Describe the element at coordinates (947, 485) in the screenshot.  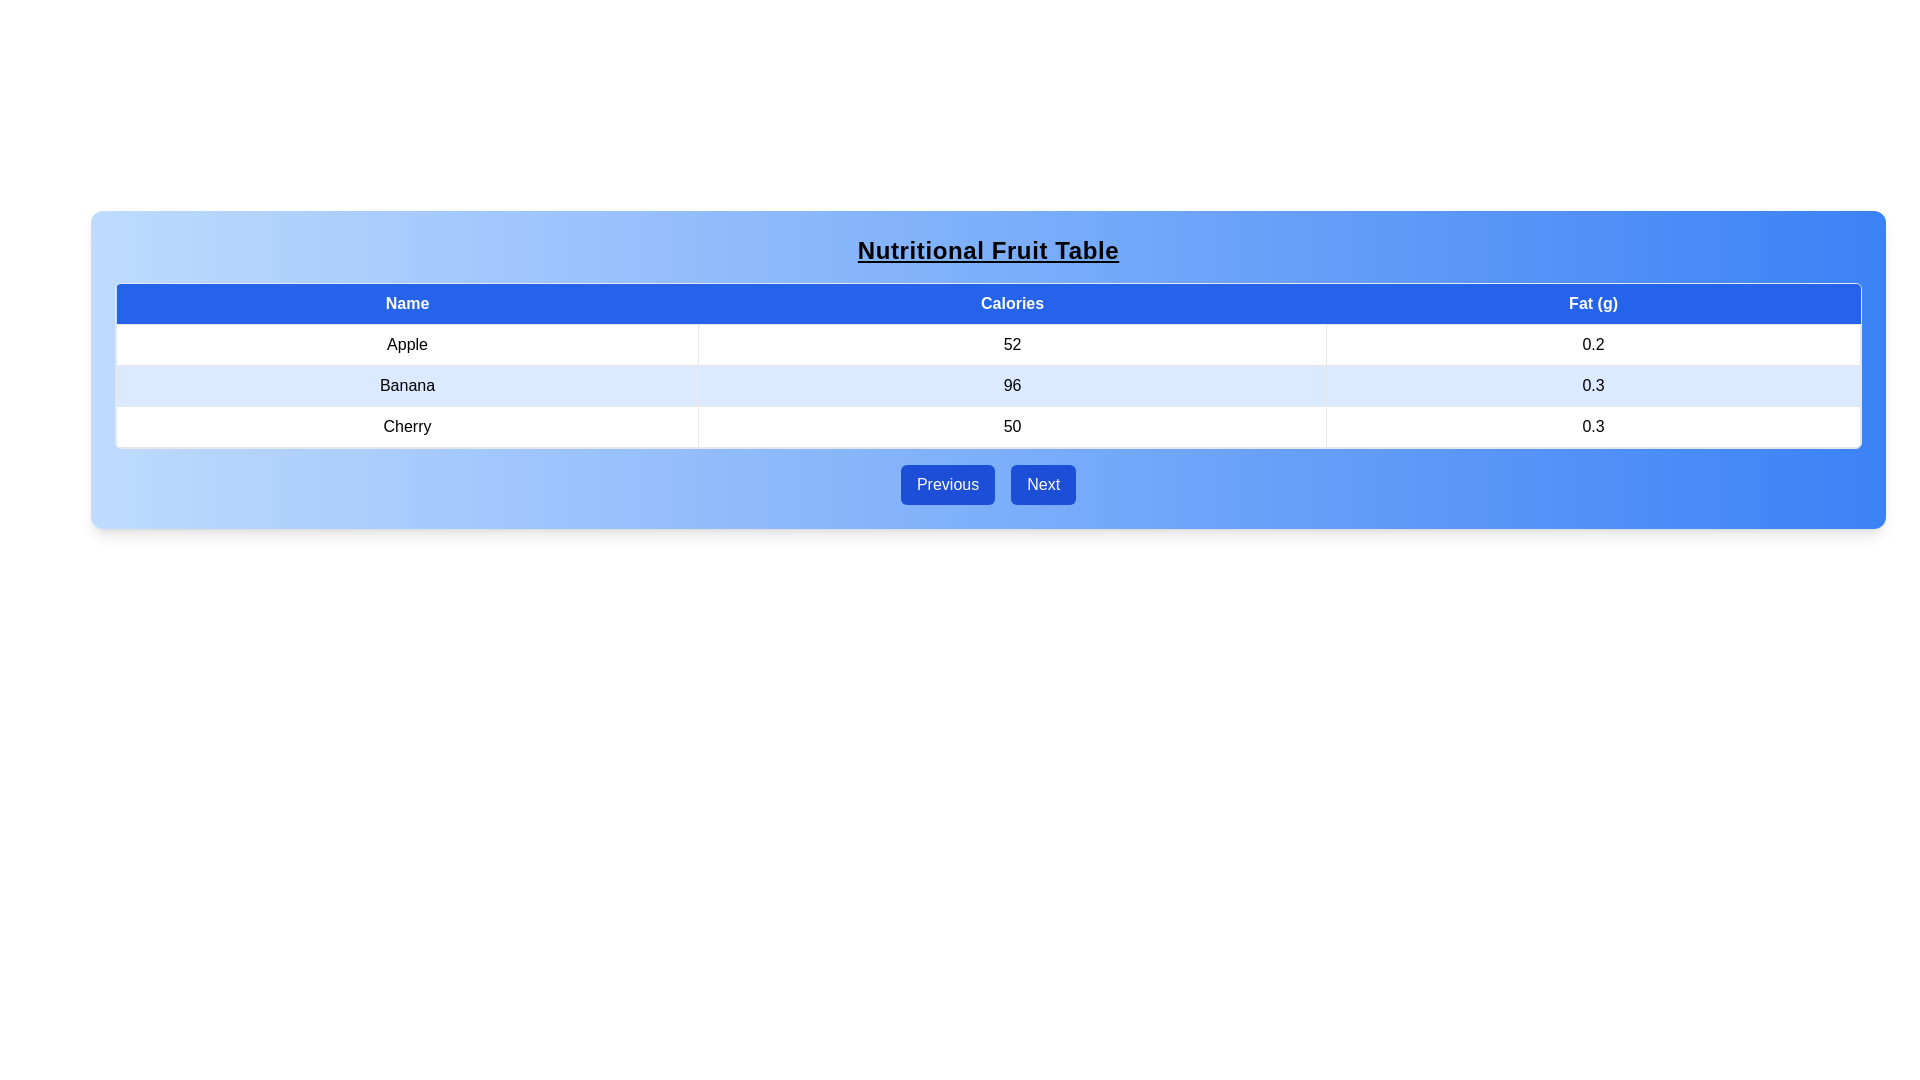
I see `the 'Previous' button located below the table to trigger style changes` at that location.